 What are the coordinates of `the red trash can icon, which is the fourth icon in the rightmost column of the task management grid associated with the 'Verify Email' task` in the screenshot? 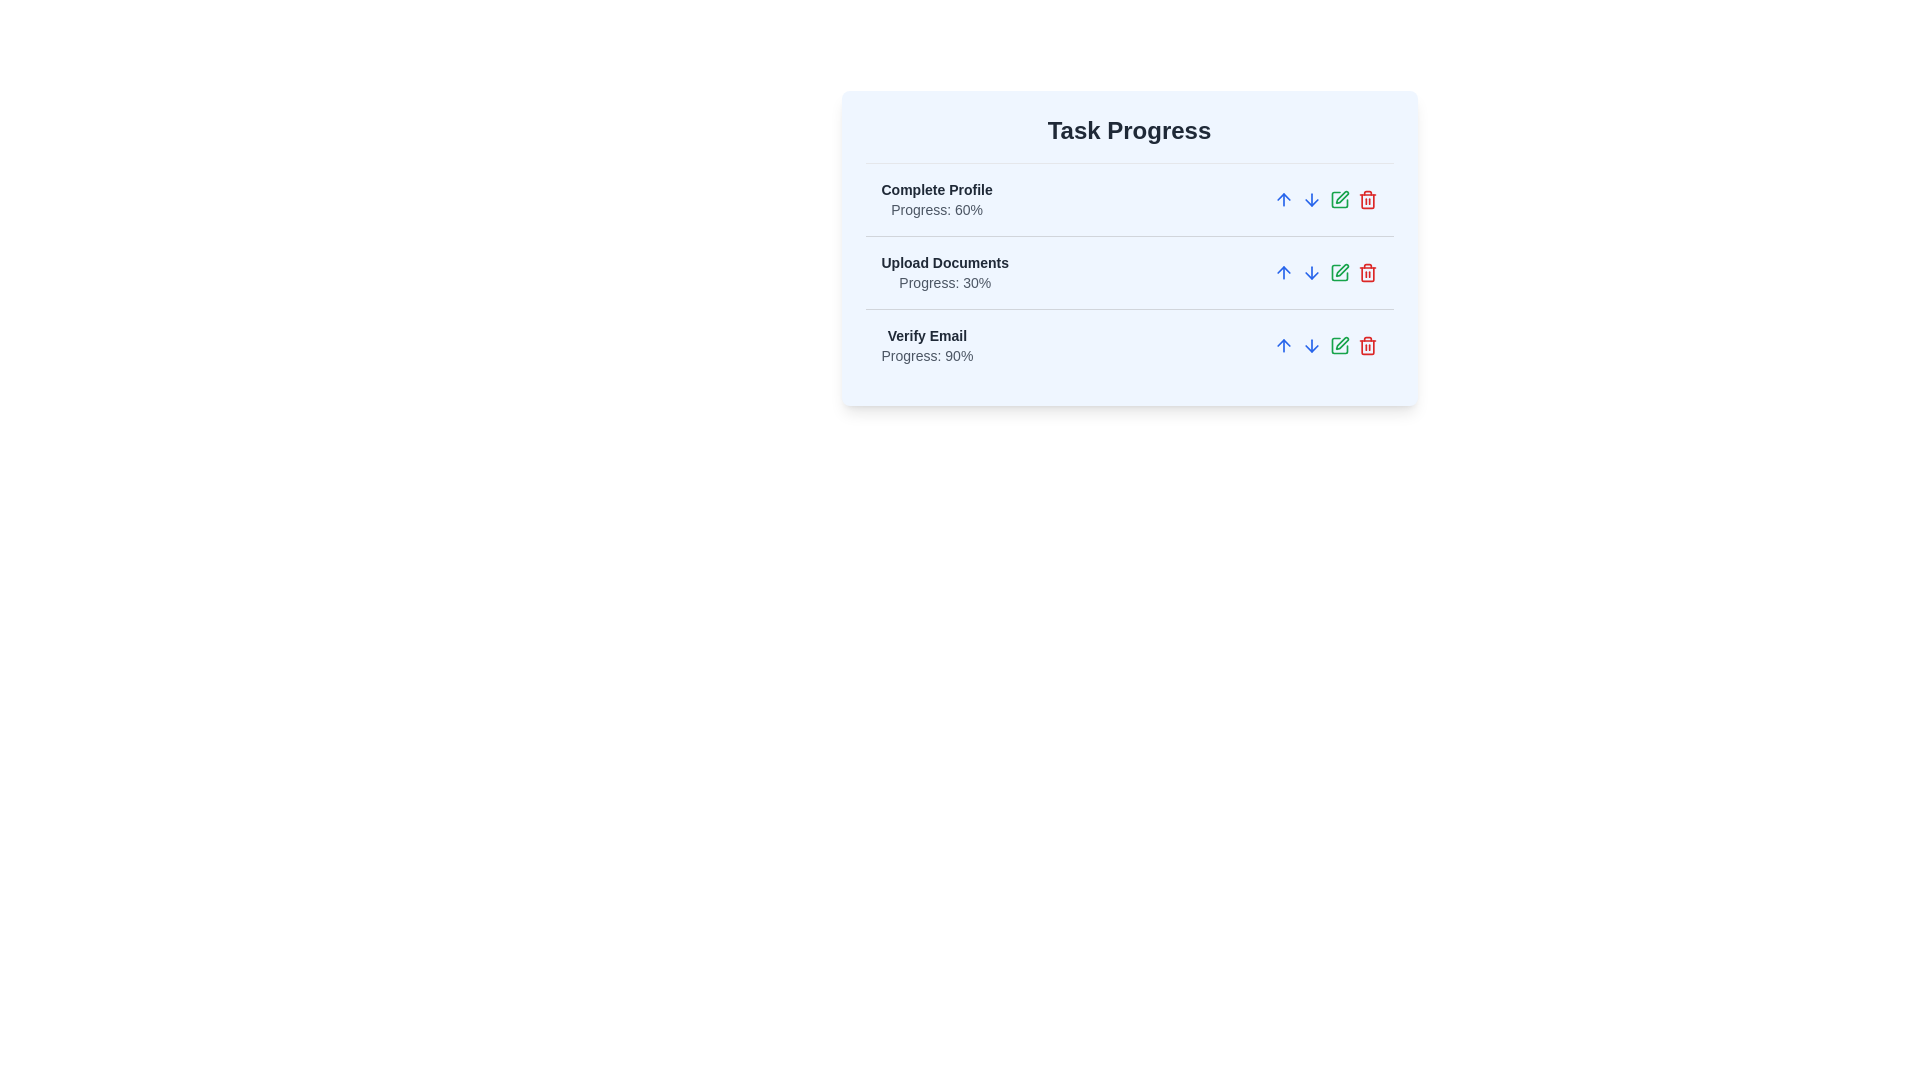 It's located at (1366, 200).